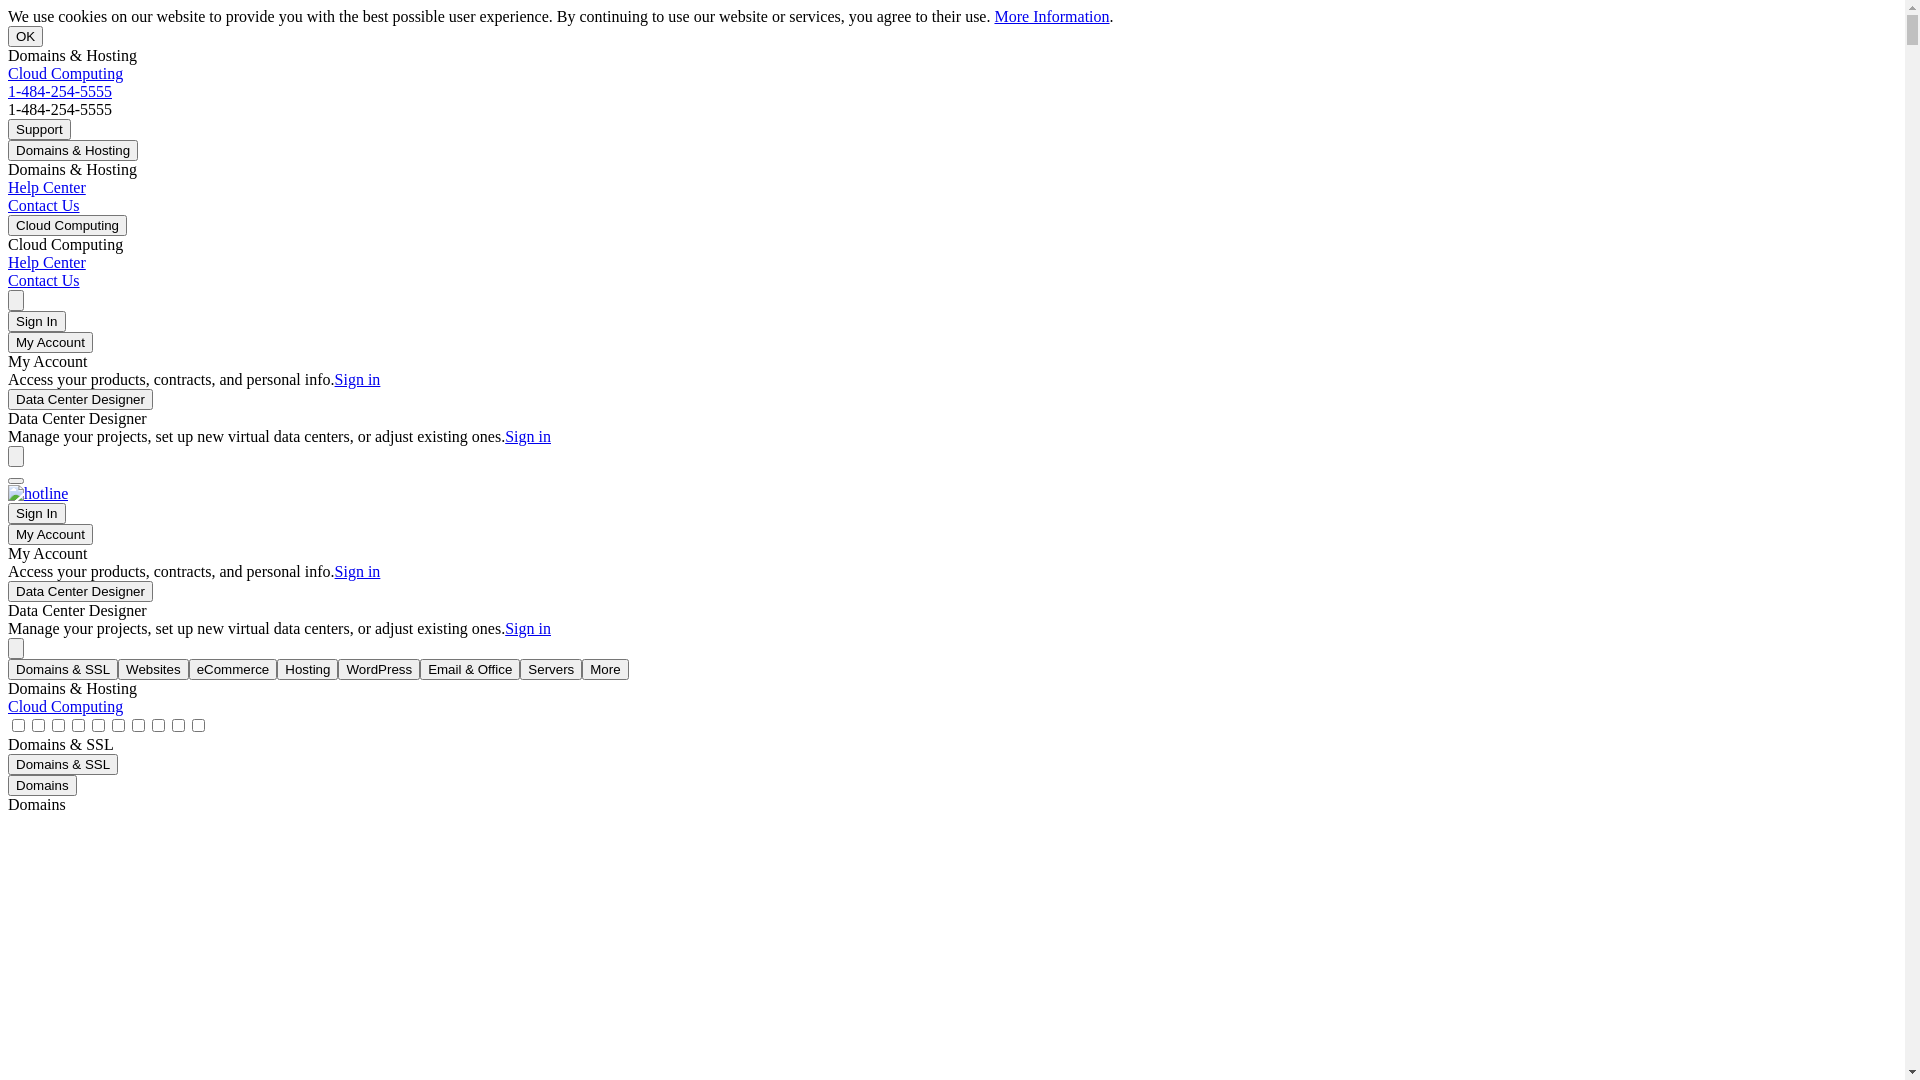  I want to click on 'More', so click(603, 669).